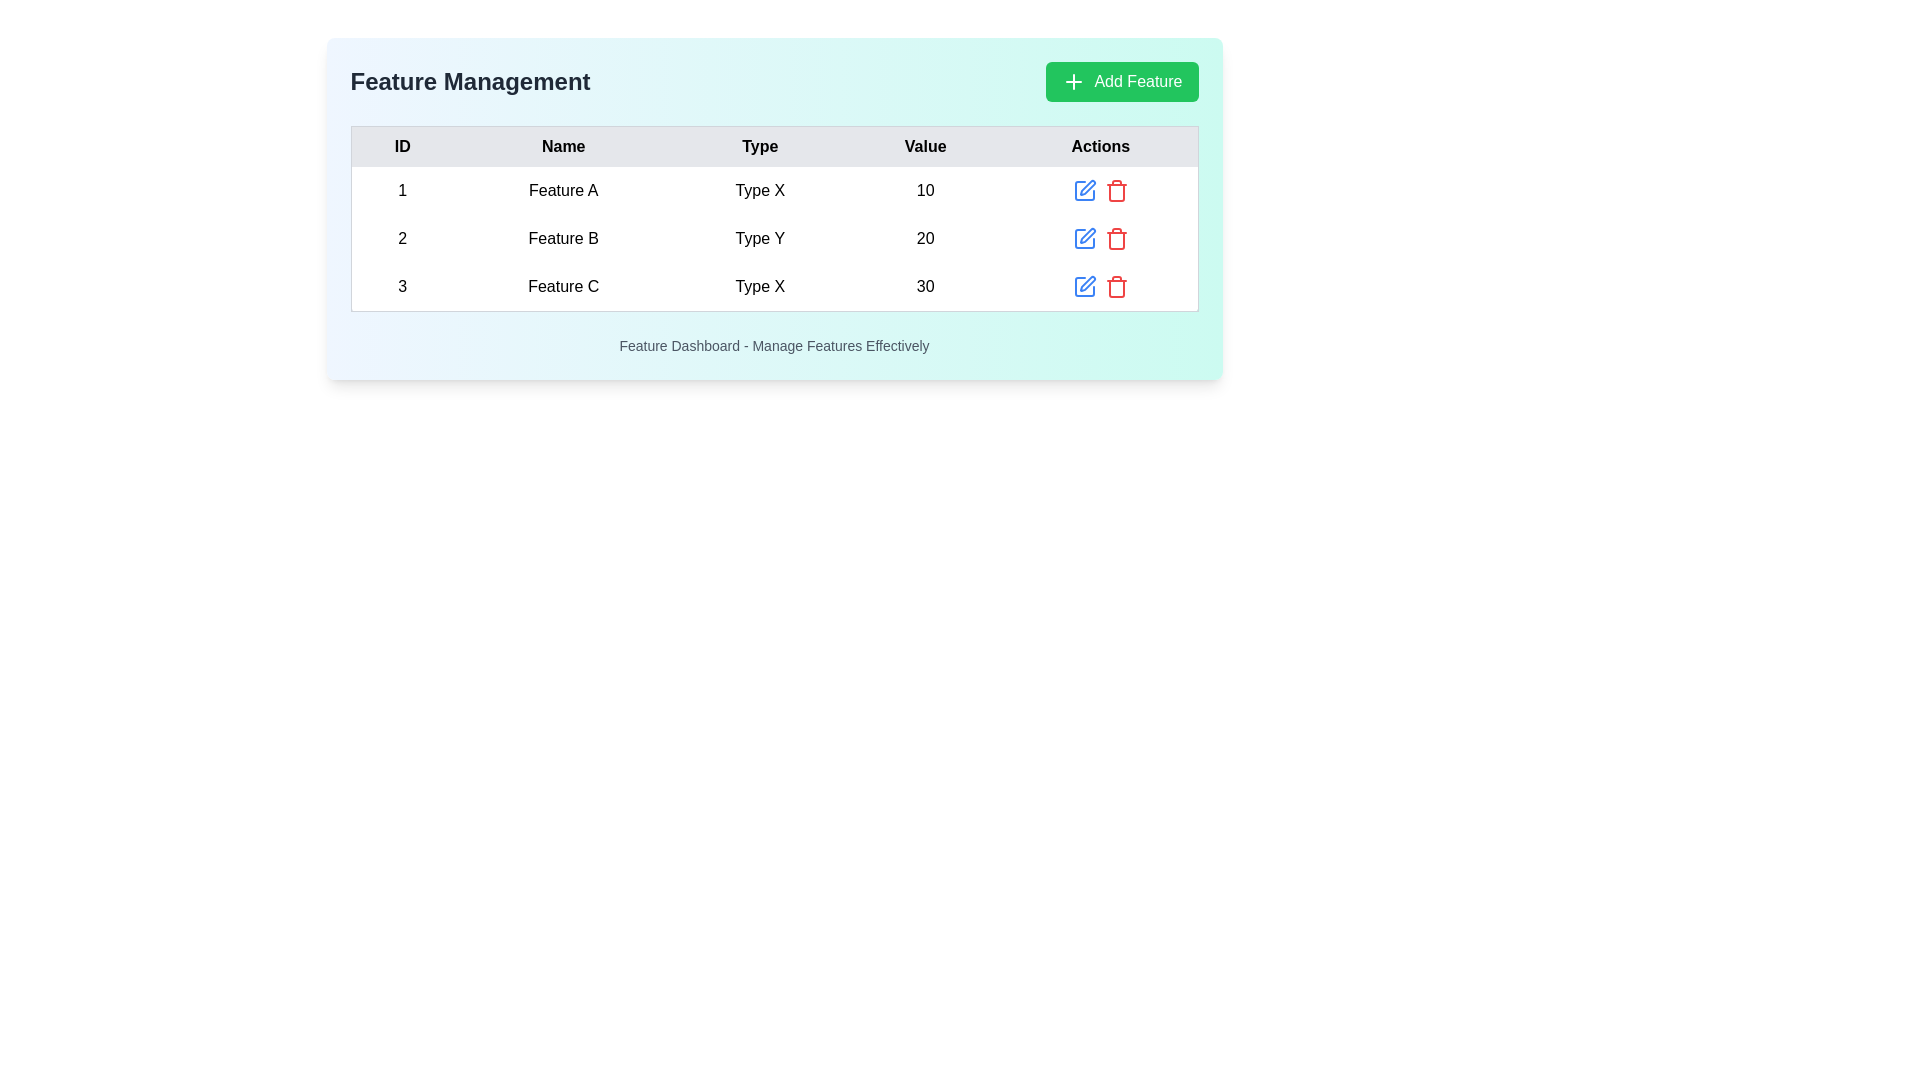  Describe the element at coordinates (401, 145) in the screenshot. I see `the table header cell containing the bold, capitalized text 'ID' with a light gray background, located in the top-left part of the table` at that location.